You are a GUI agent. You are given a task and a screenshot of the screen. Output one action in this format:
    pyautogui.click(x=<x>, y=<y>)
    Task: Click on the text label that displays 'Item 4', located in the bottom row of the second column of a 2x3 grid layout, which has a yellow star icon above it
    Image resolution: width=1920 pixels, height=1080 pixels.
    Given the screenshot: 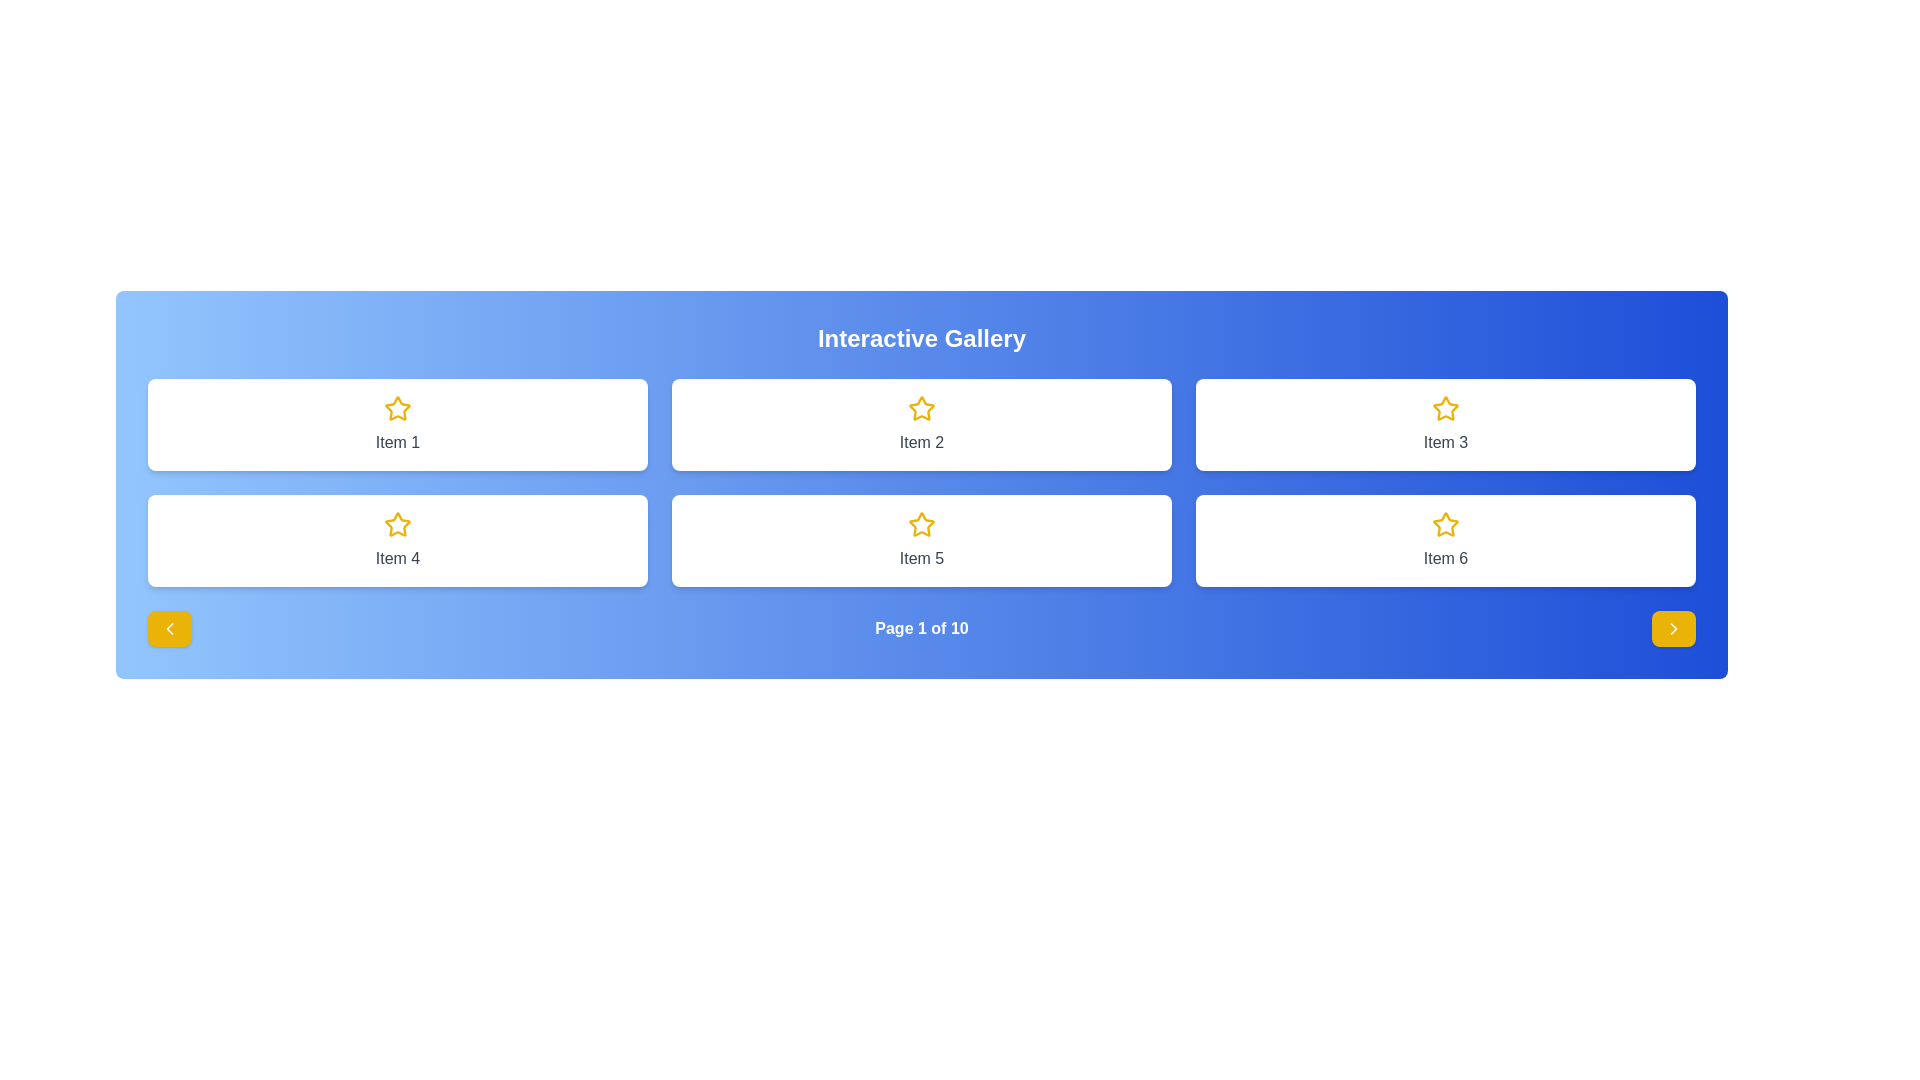 What is the action you would take?
    pyautogui.click(x=398, y=559)
    